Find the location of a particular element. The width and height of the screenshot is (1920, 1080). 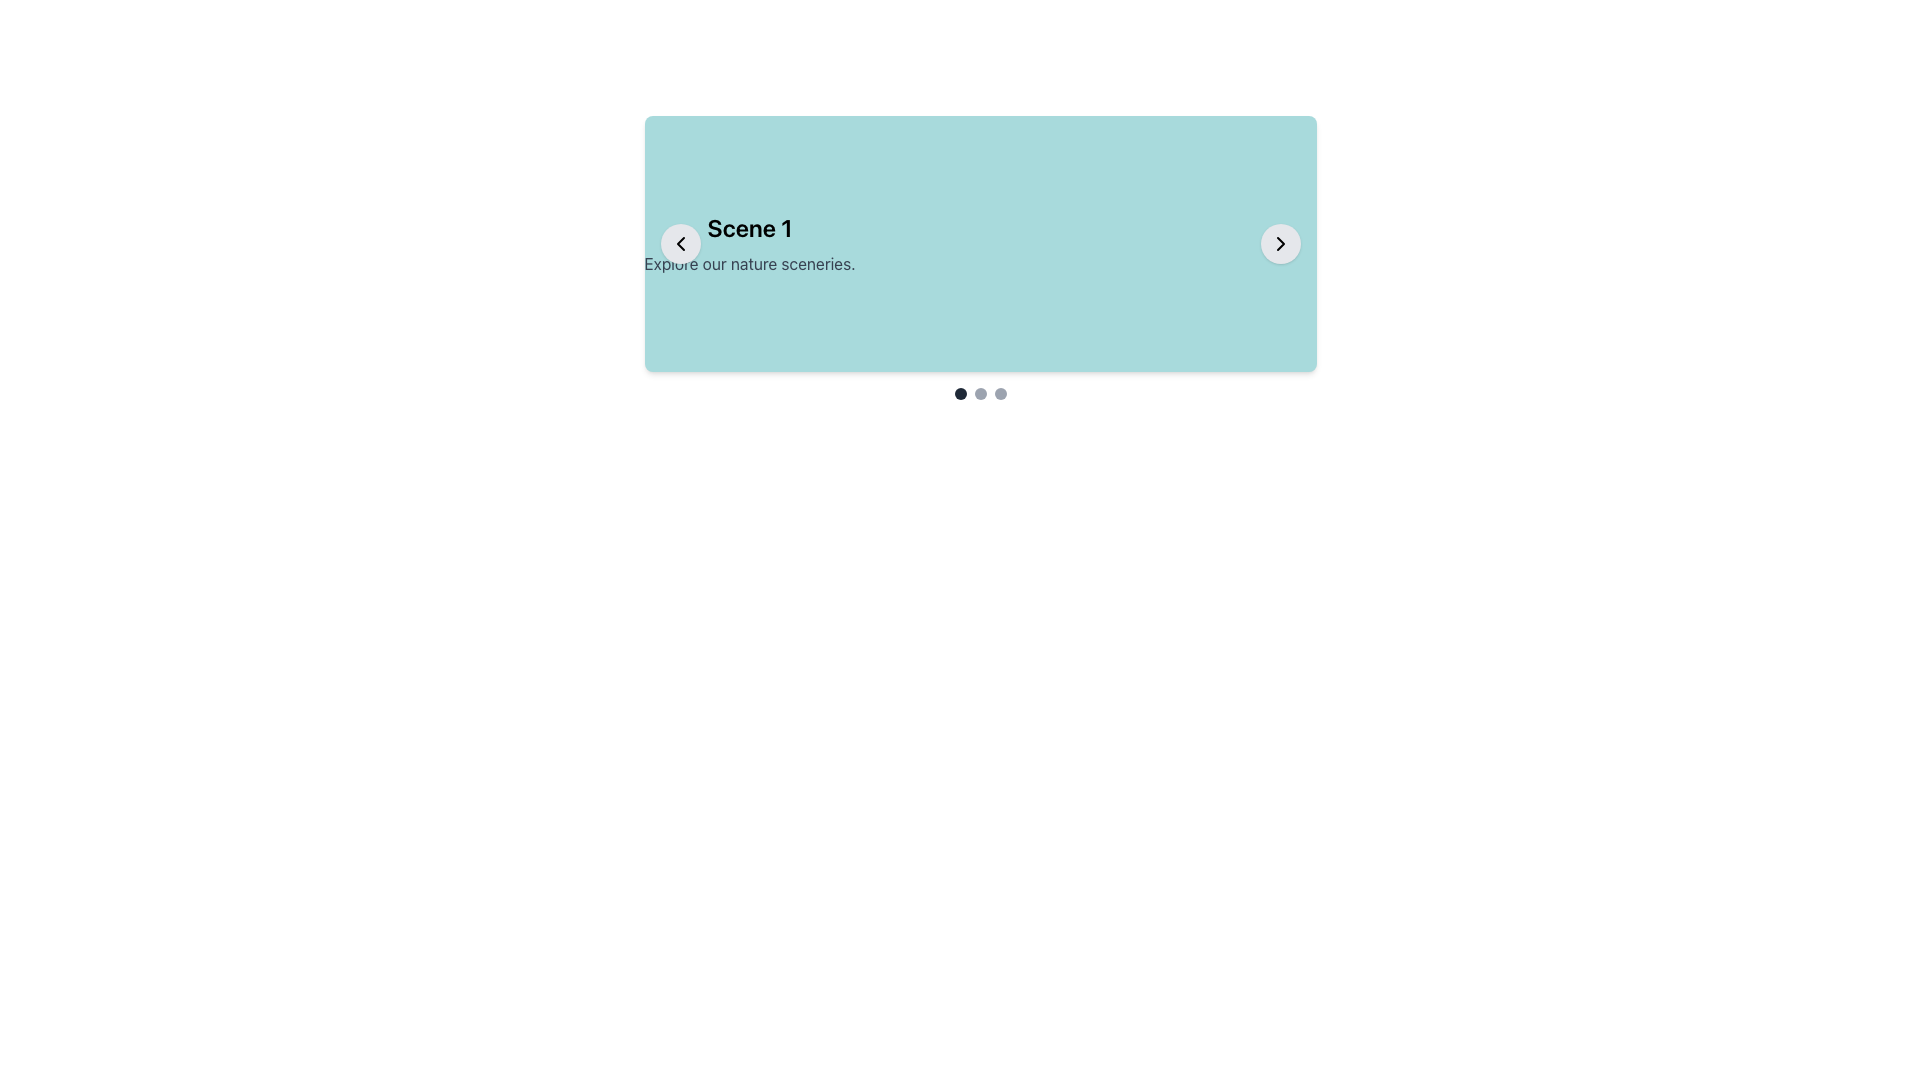

the highlighted middle circular indicator of the Navigation Indicator located at the bottom center of the section containing the banner with text 'Scene 1' and 'Explore our nature sceneries' is located at coordinates (980, 393).